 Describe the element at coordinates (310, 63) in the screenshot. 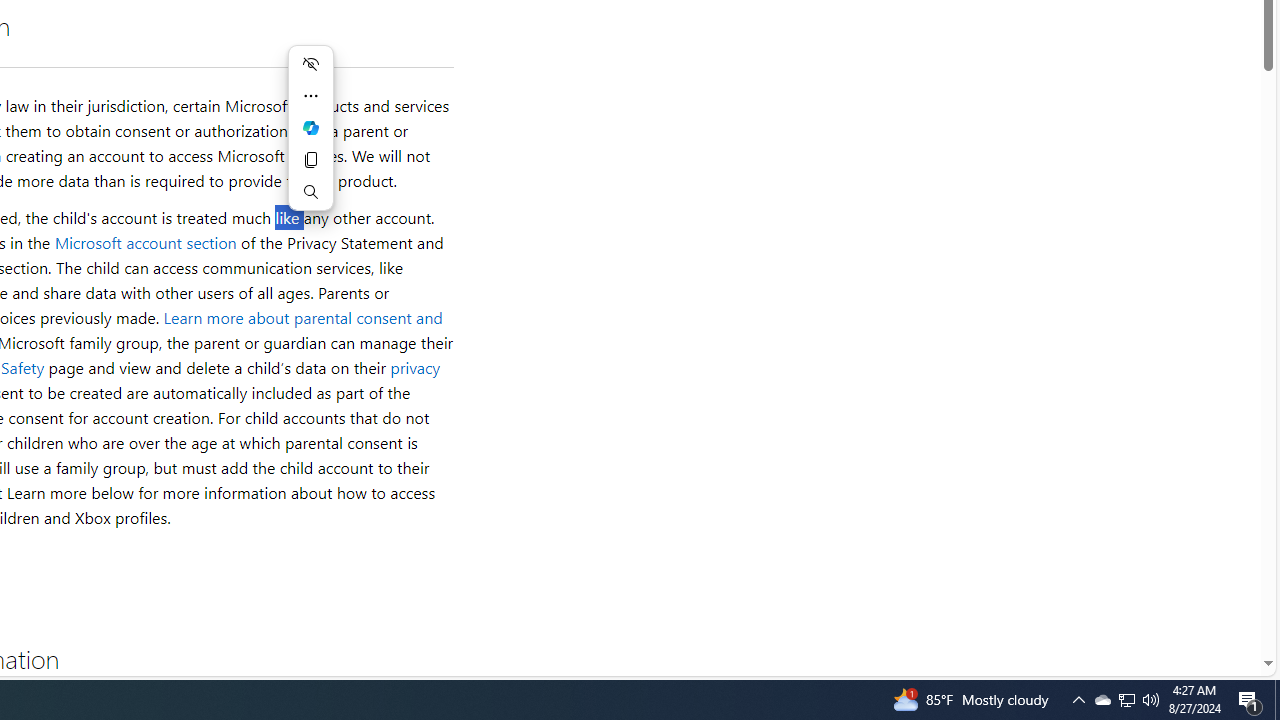

I see `'Hide menu'` at that location.